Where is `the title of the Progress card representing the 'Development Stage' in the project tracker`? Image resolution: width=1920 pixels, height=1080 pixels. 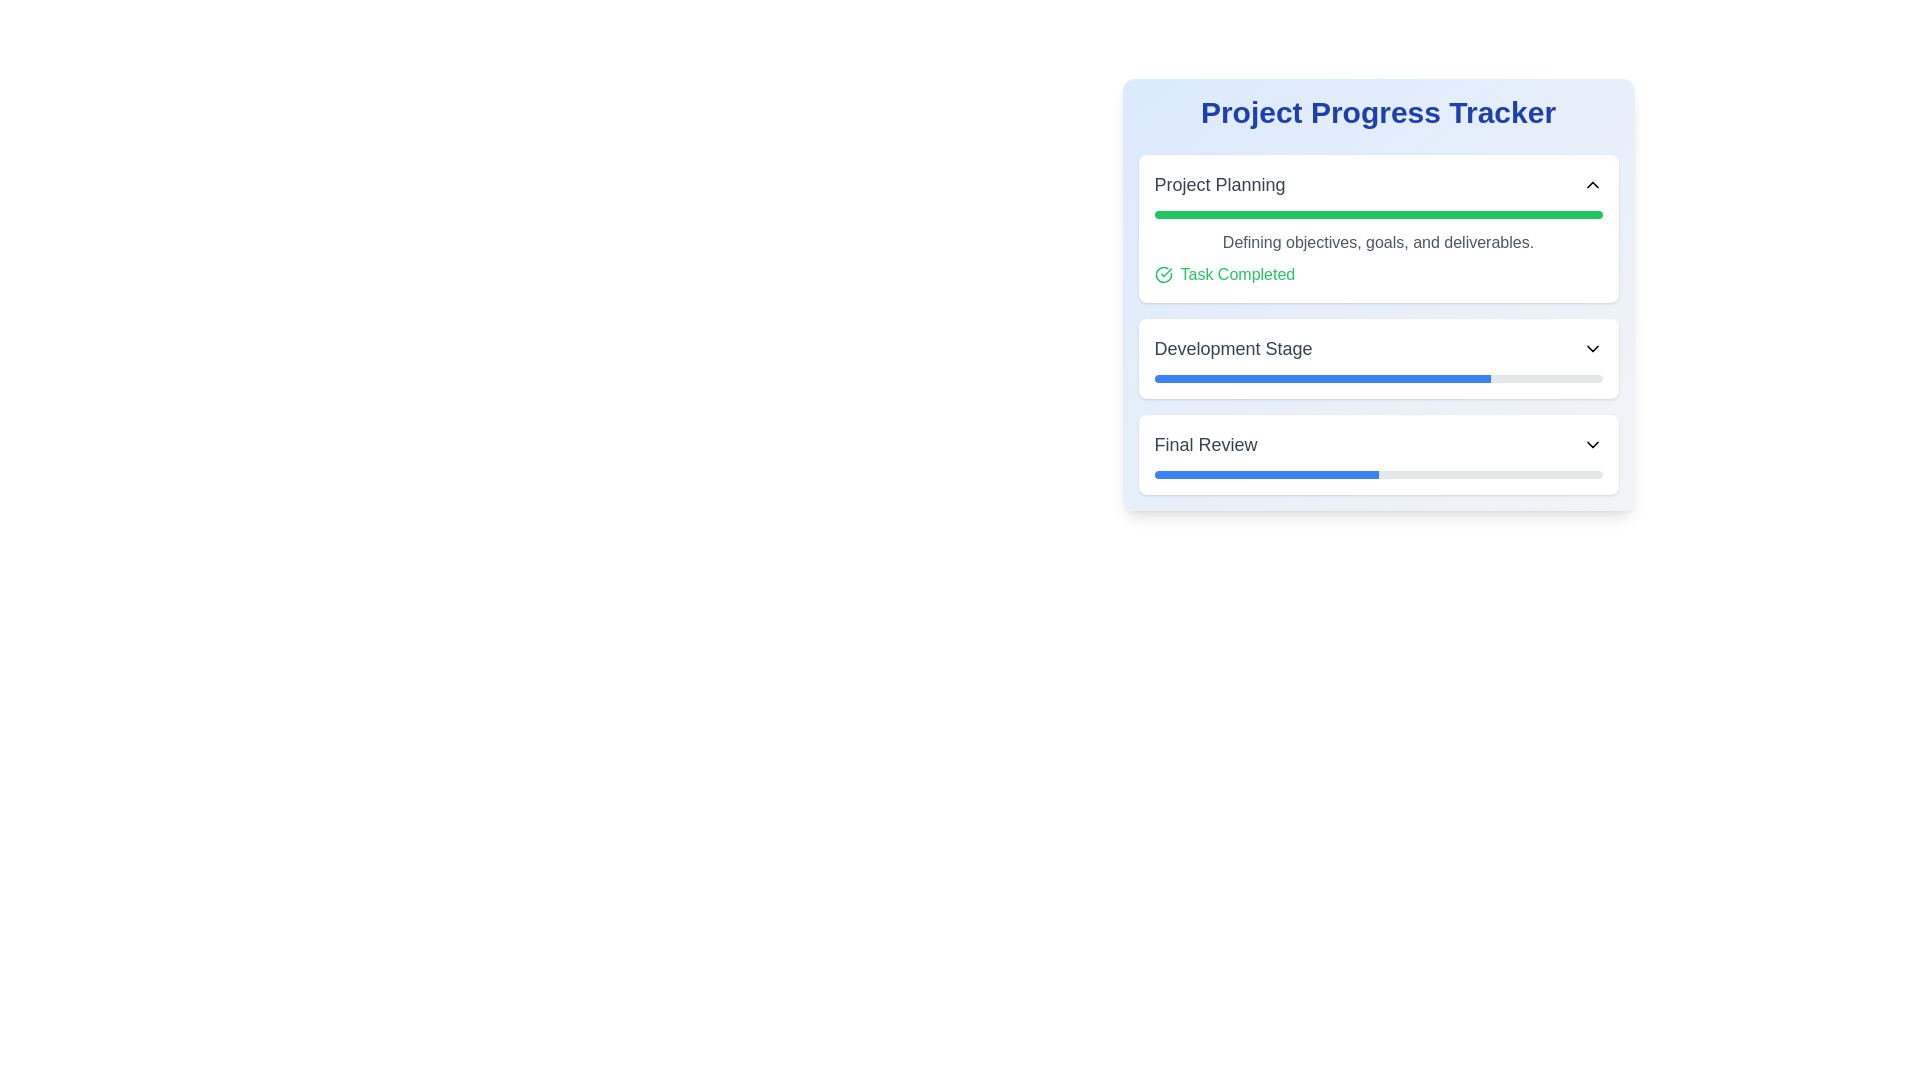
the title of the Progress card representing the 'Development Stage' in the project tracker is located at coordinates (1377, 357).